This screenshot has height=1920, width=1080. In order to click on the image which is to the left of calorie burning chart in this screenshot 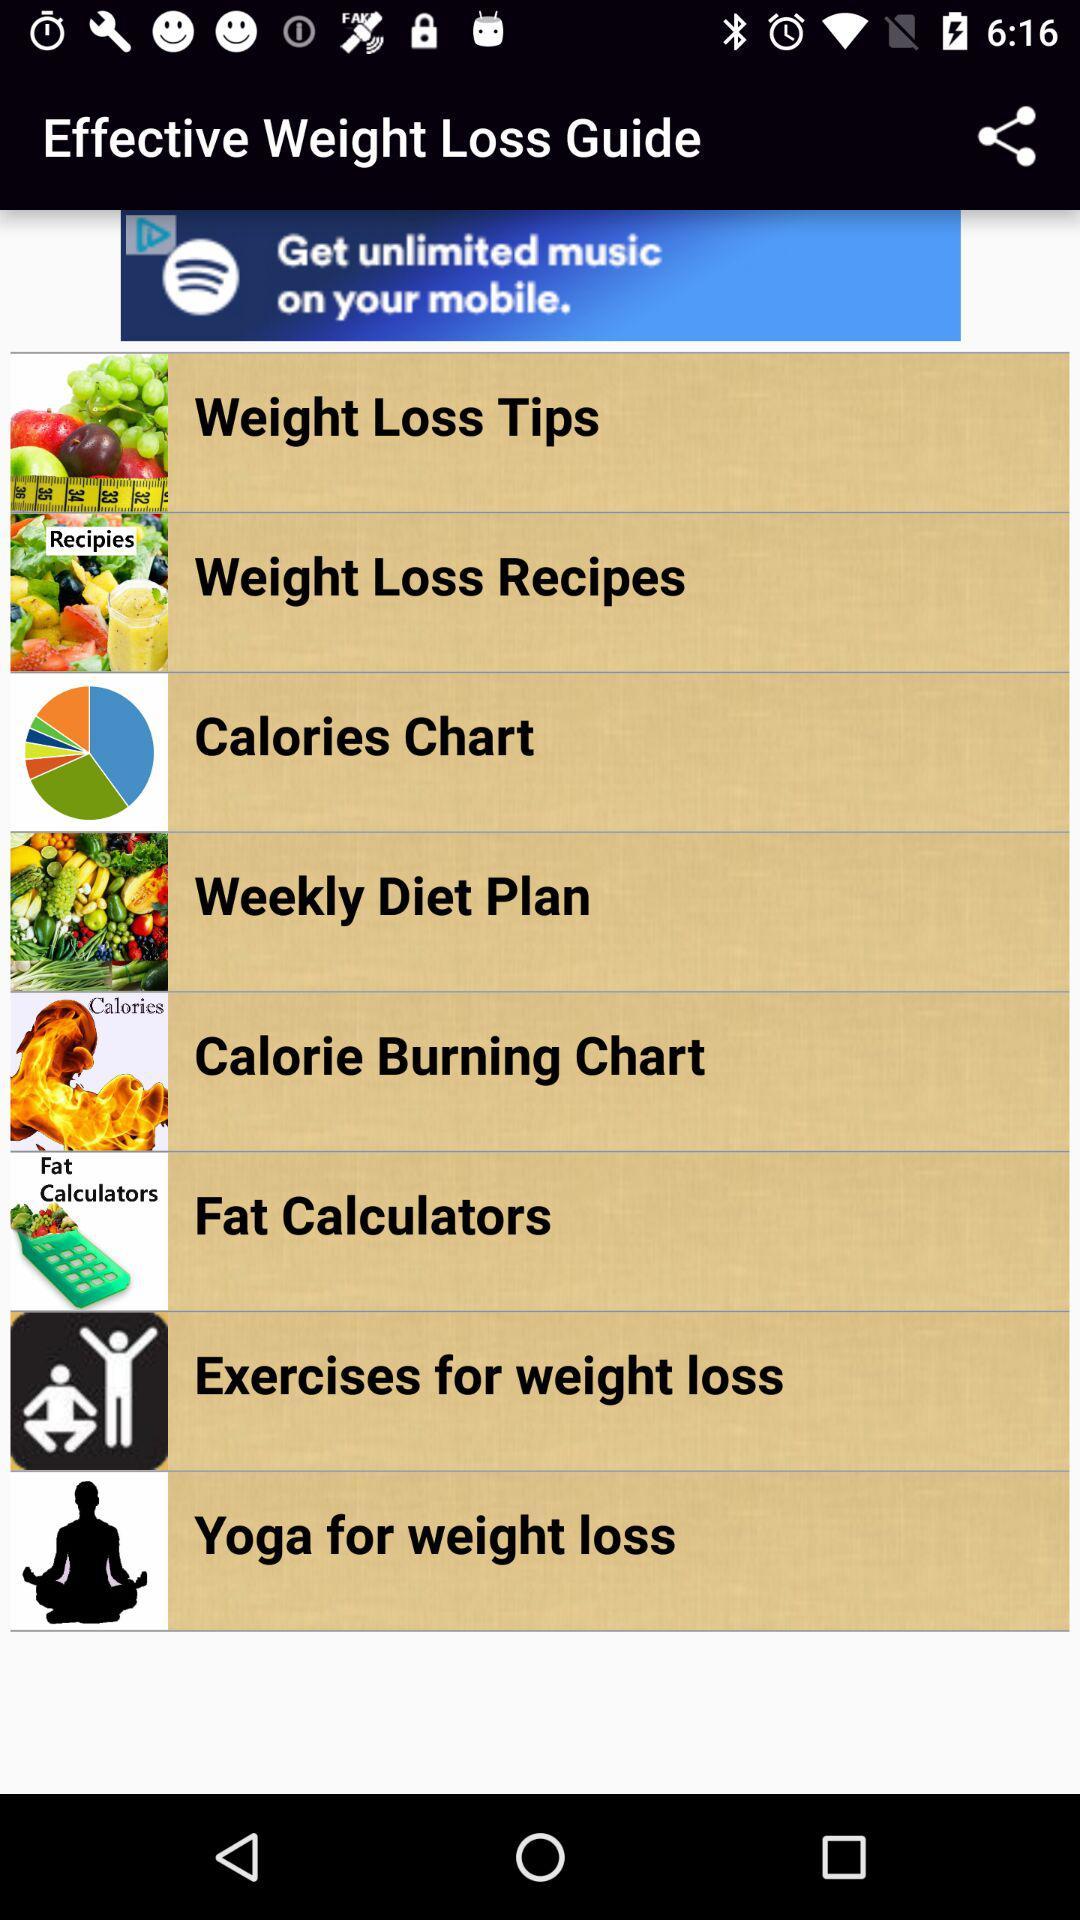, I will do `click(88, 1070)`.